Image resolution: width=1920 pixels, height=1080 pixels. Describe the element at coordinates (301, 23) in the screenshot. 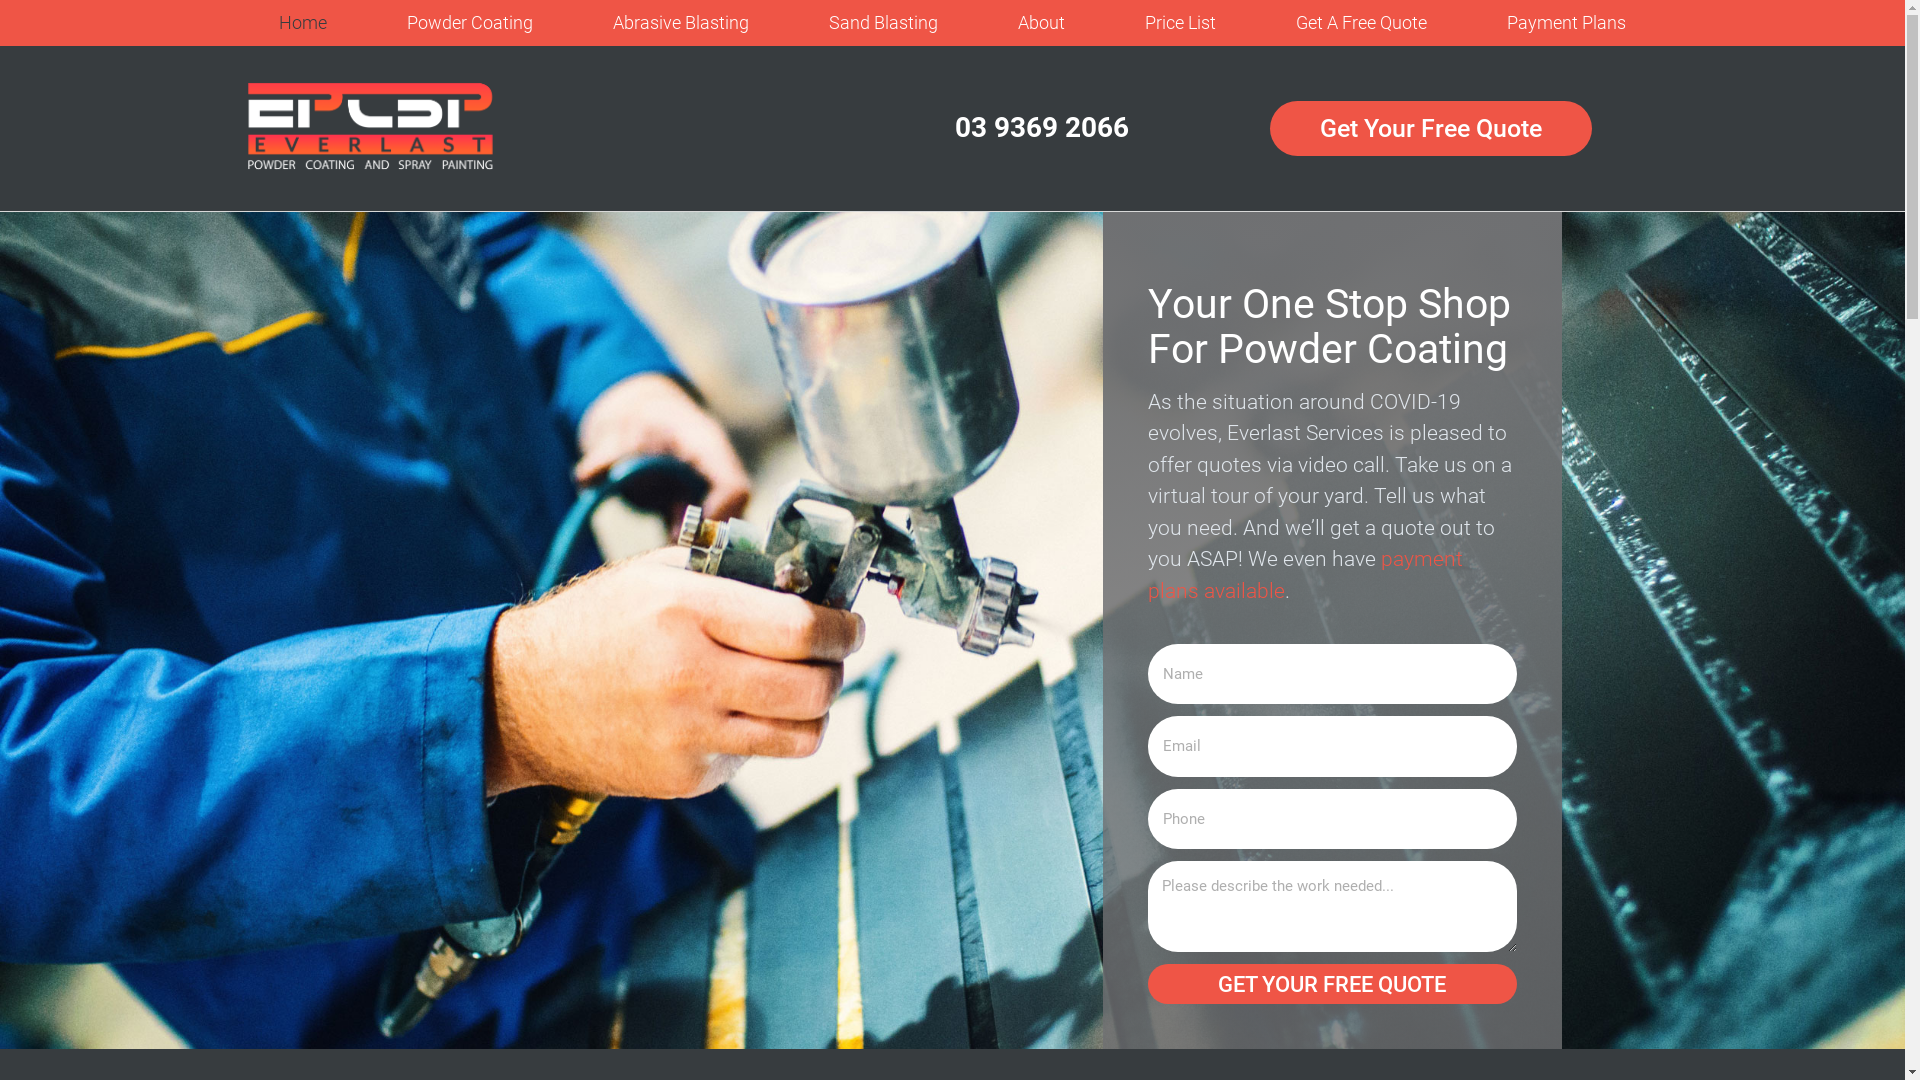

I see `'Home'` at that location.